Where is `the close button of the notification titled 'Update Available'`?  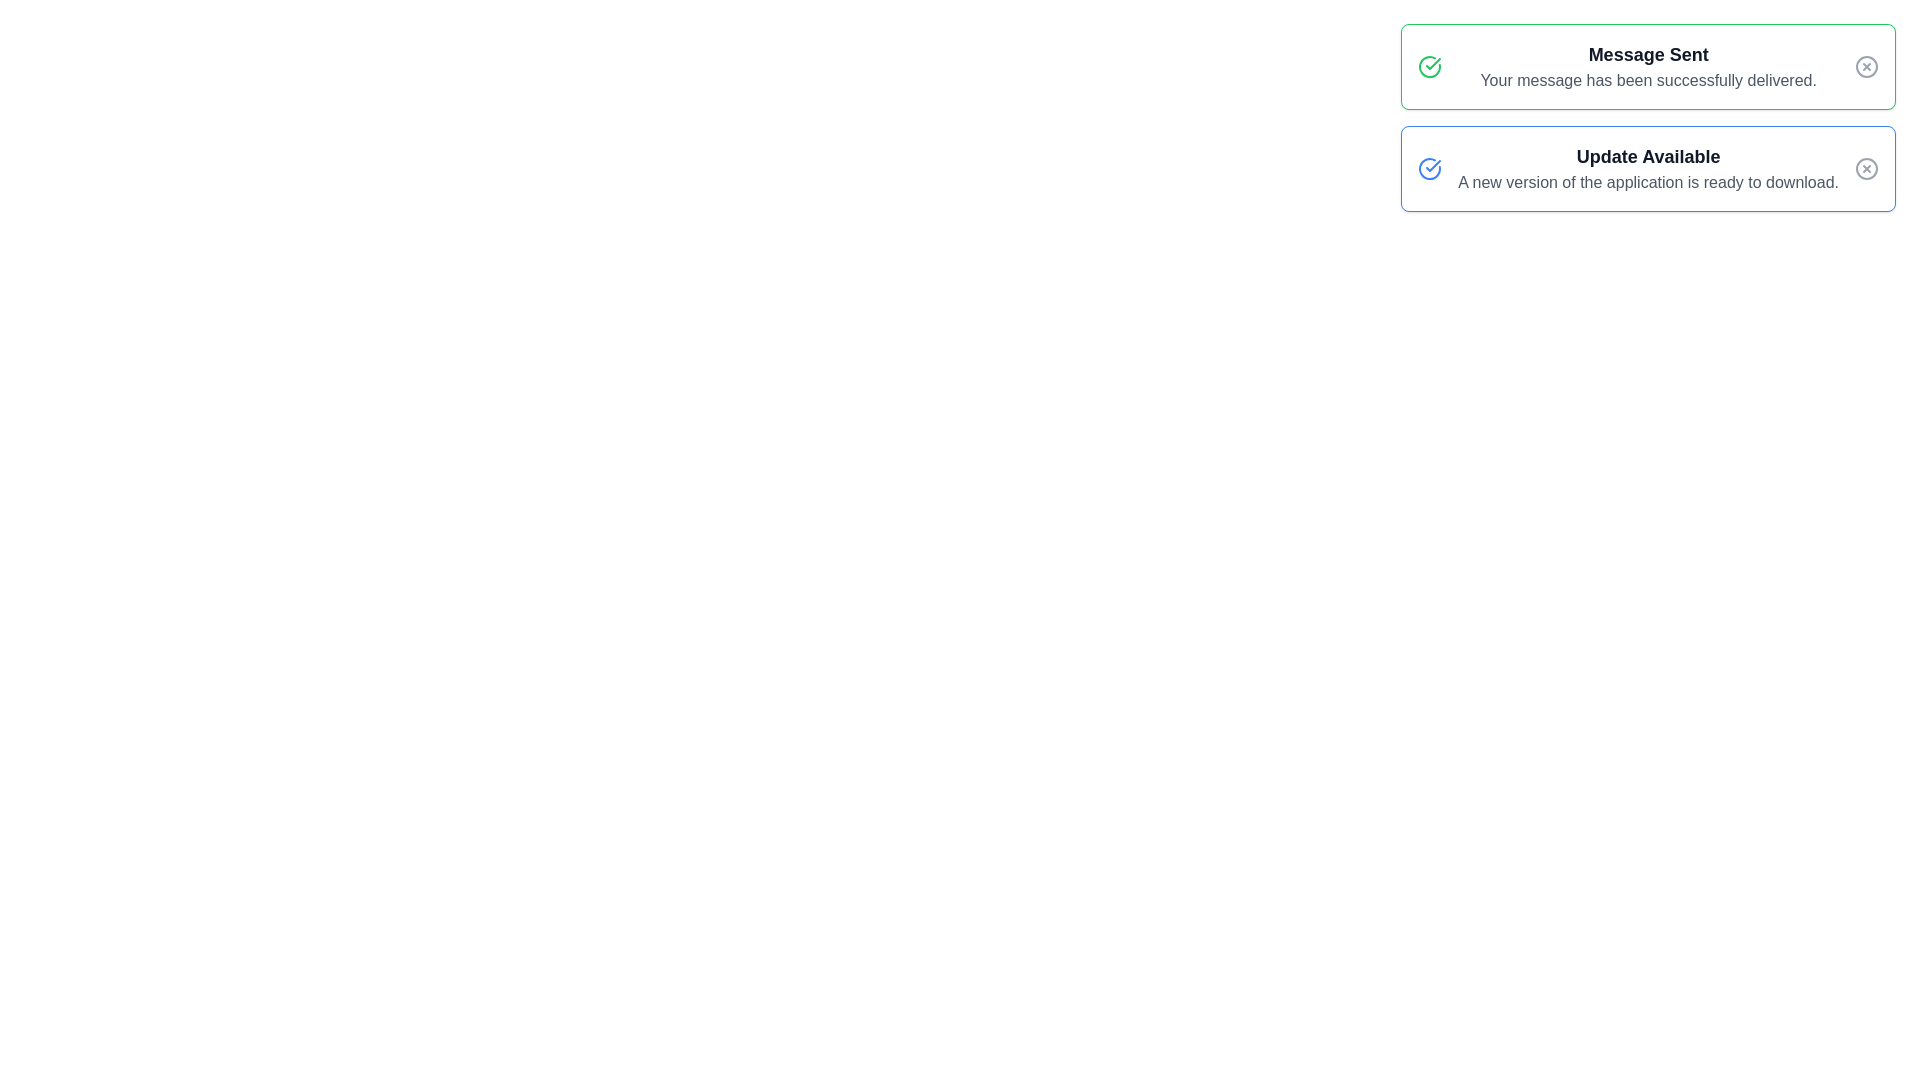 the close button of the notification titled 'Update Available' is located at coordinates (1866, 168).